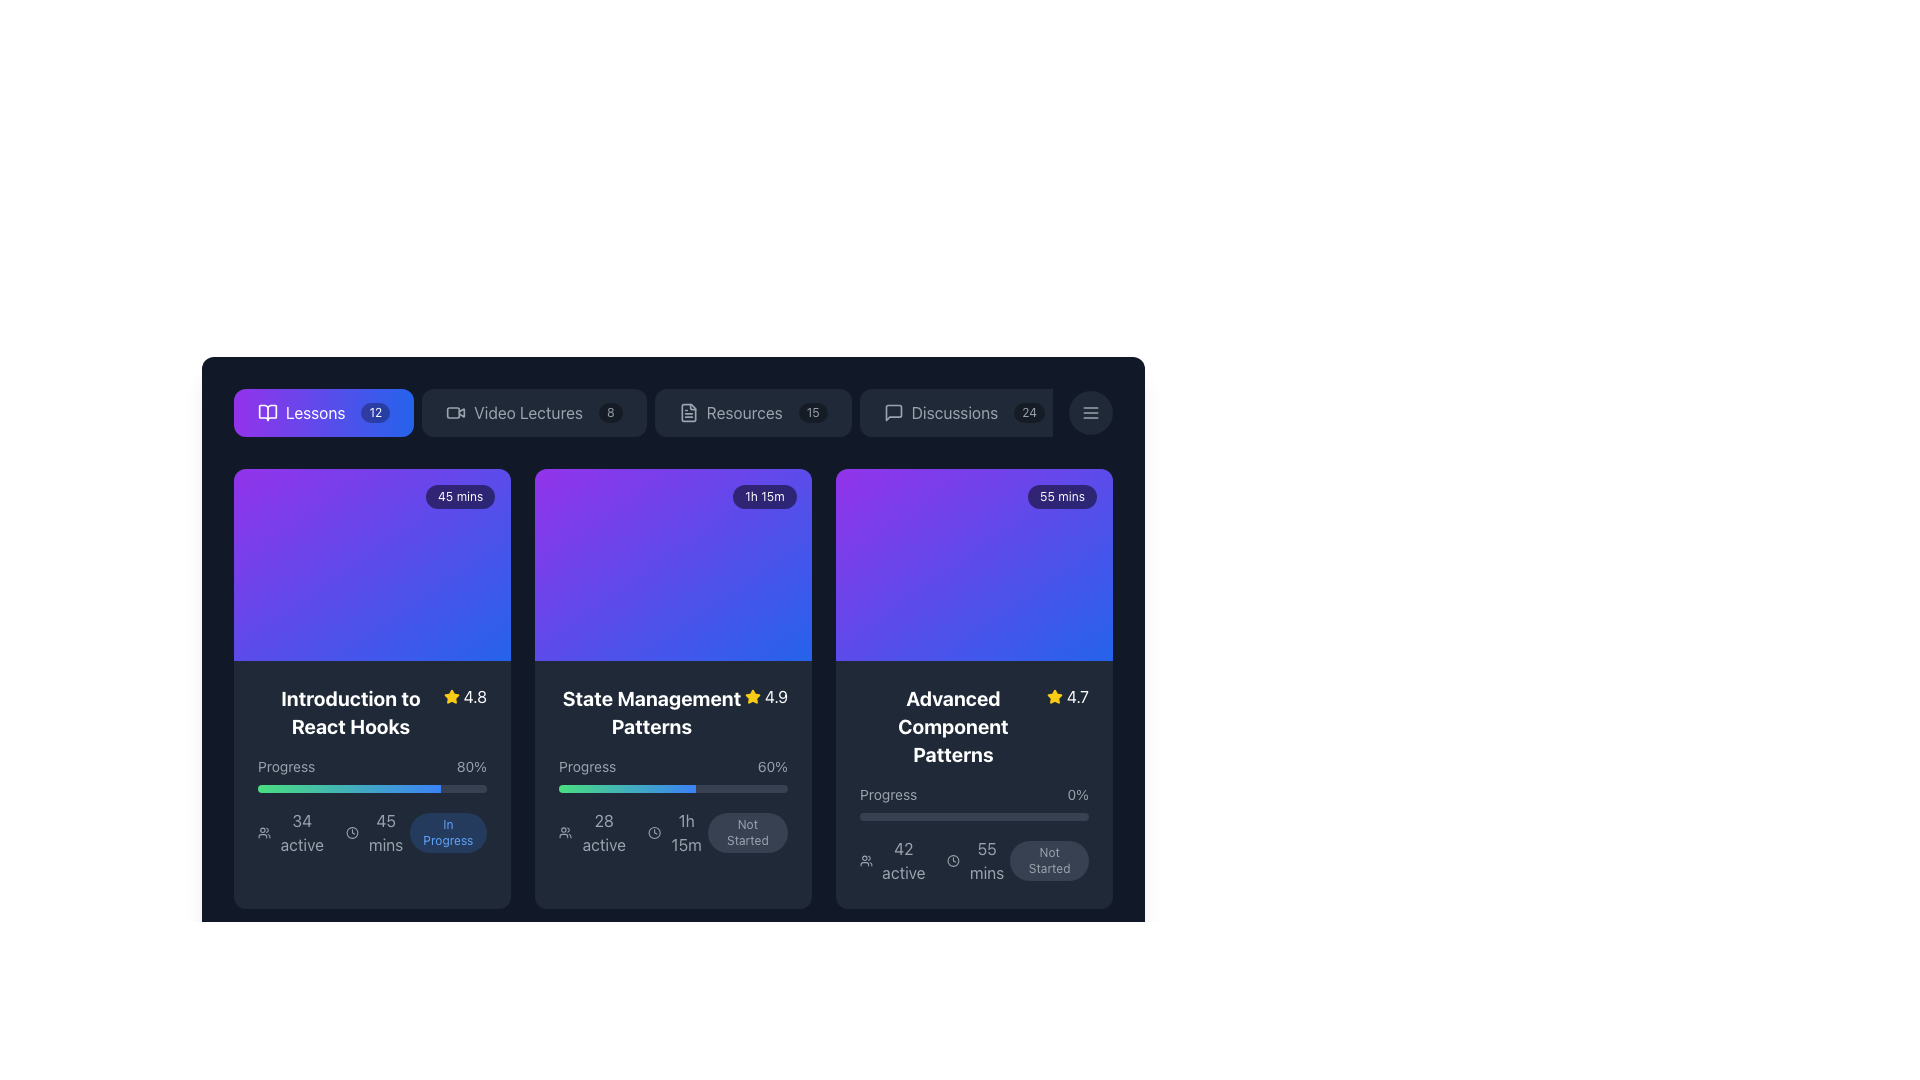 This screenshot has height=1080, width=1920. Describe the element at coordinates (279, 788) in the screenshot. I see `the progress bar` at that location.